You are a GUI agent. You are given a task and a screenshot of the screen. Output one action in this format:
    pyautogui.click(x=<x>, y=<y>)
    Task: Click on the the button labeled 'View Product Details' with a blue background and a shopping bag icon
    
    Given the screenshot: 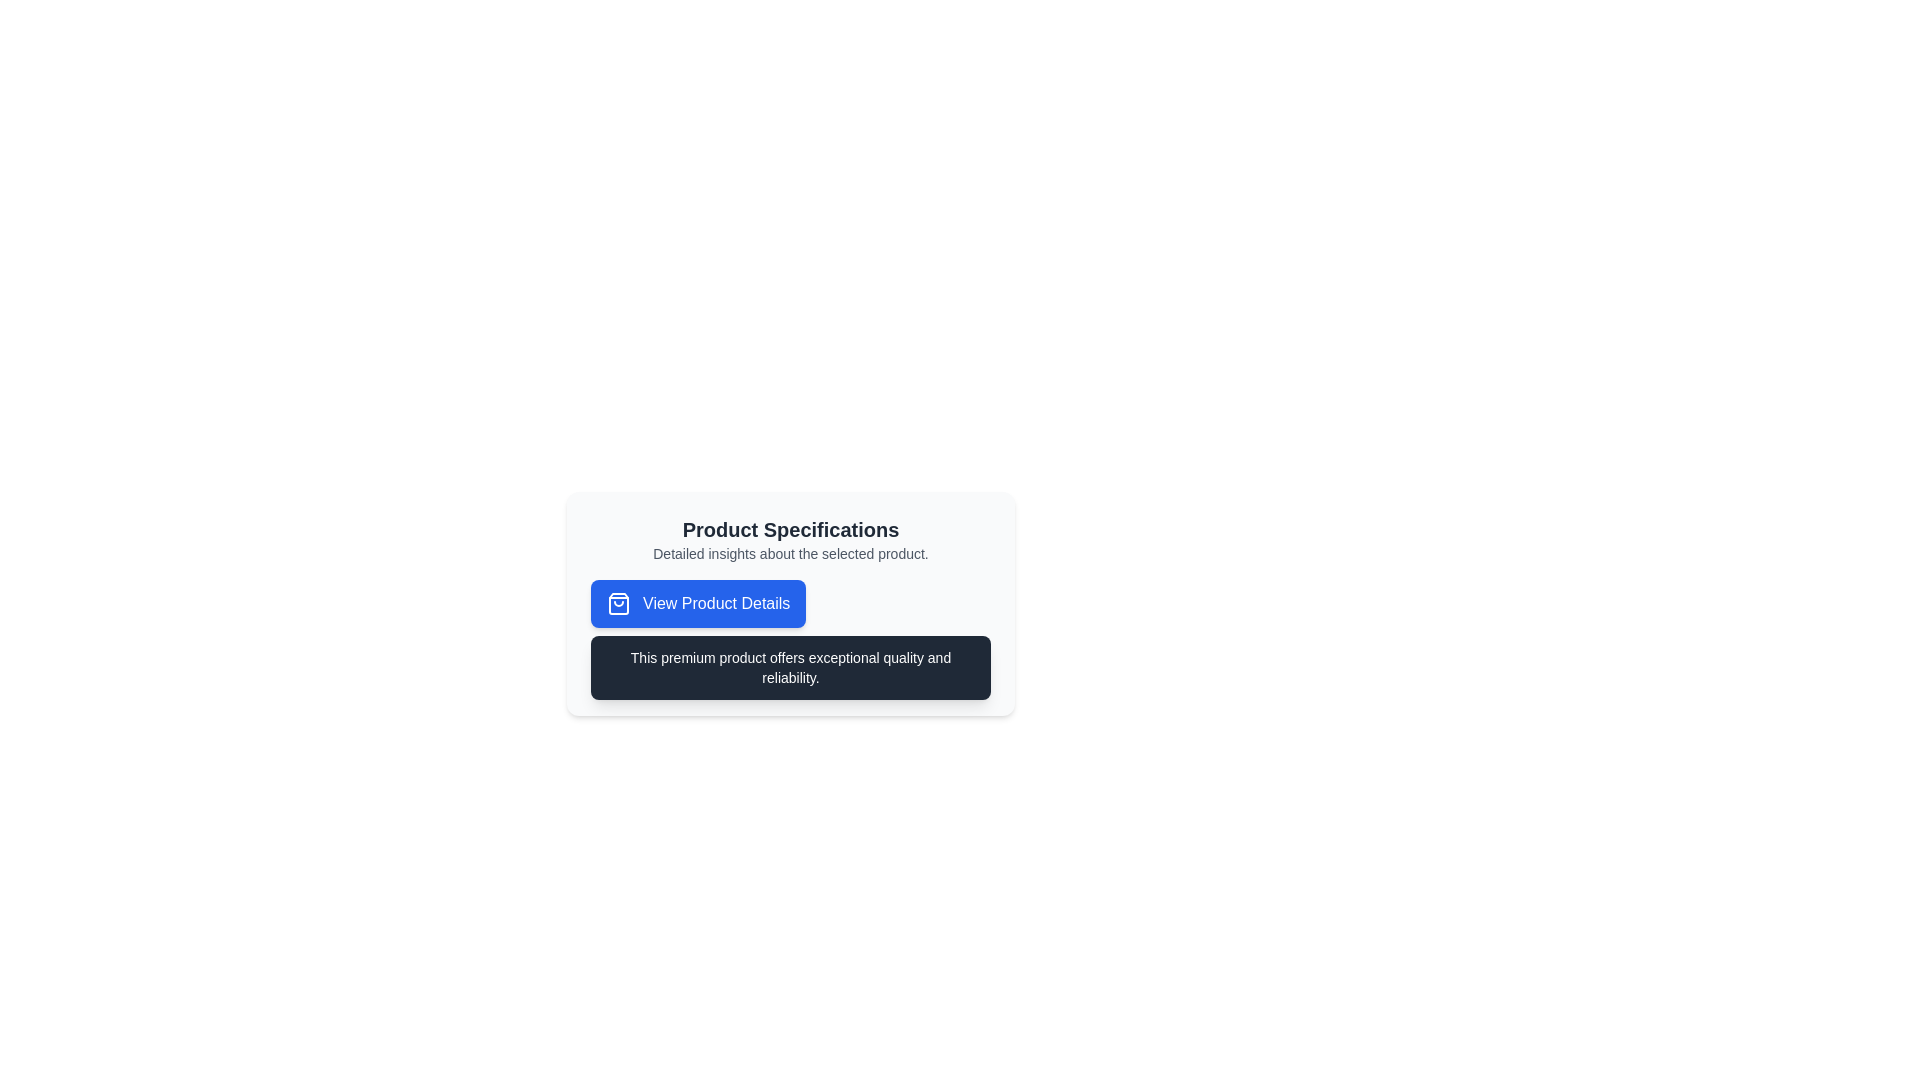 What is the action you would take?
    pyautogui.click(x=698, y=603)
    